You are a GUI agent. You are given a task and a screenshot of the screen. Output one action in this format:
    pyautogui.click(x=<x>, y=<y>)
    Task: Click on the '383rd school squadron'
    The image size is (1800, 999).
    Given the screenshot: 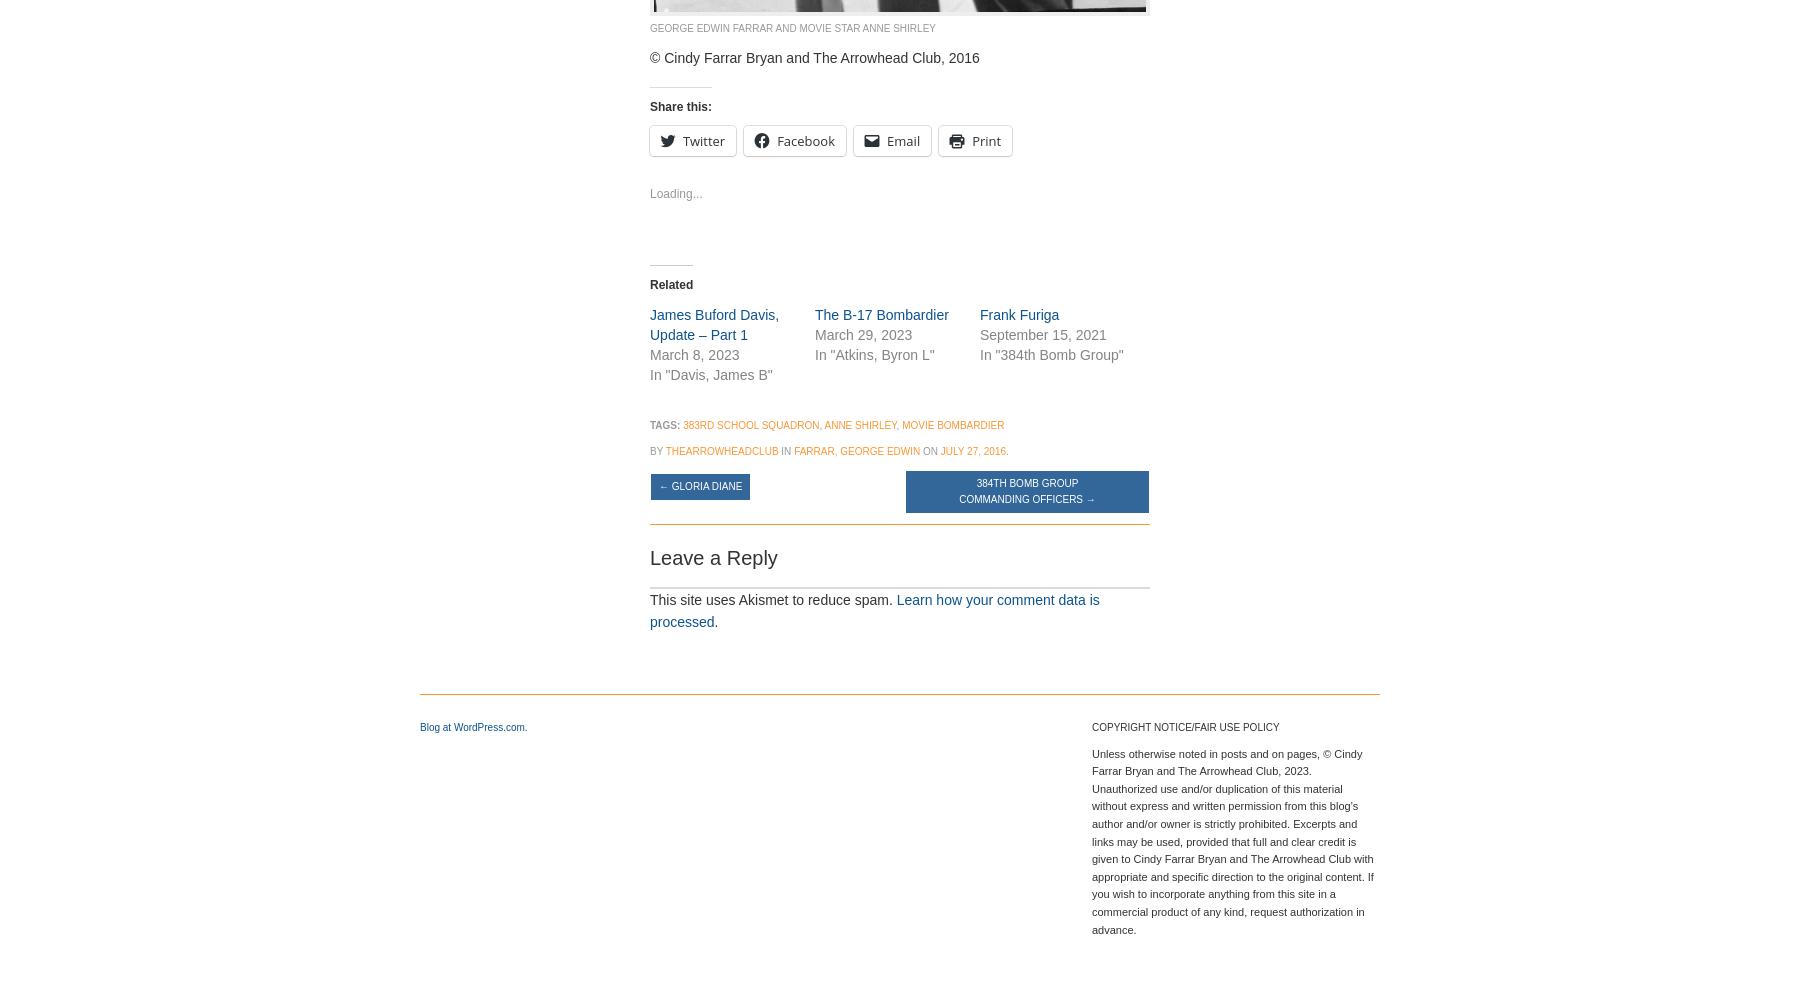 What is the action you would take?
    pyautogui.click(x=749, y=424)
    